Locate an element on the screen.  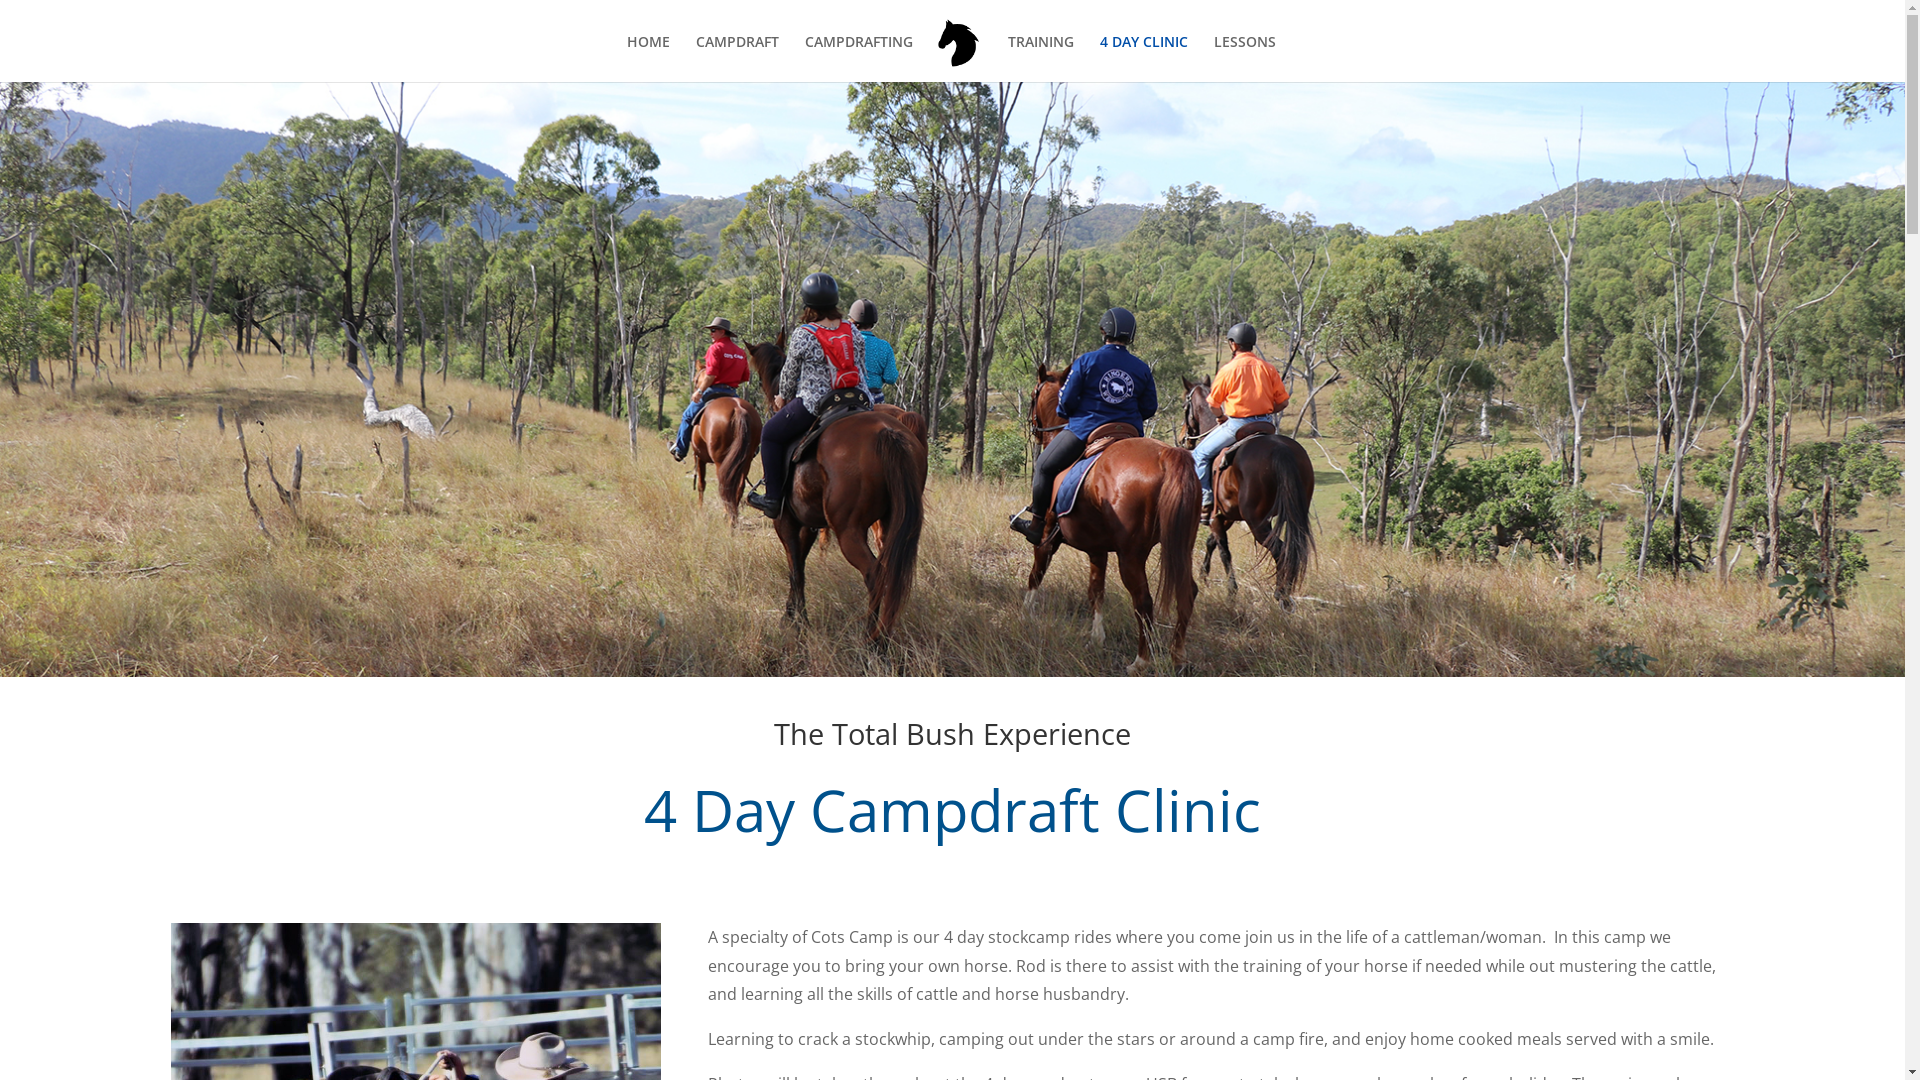
'HOME' is located at coordinates (648, 57).